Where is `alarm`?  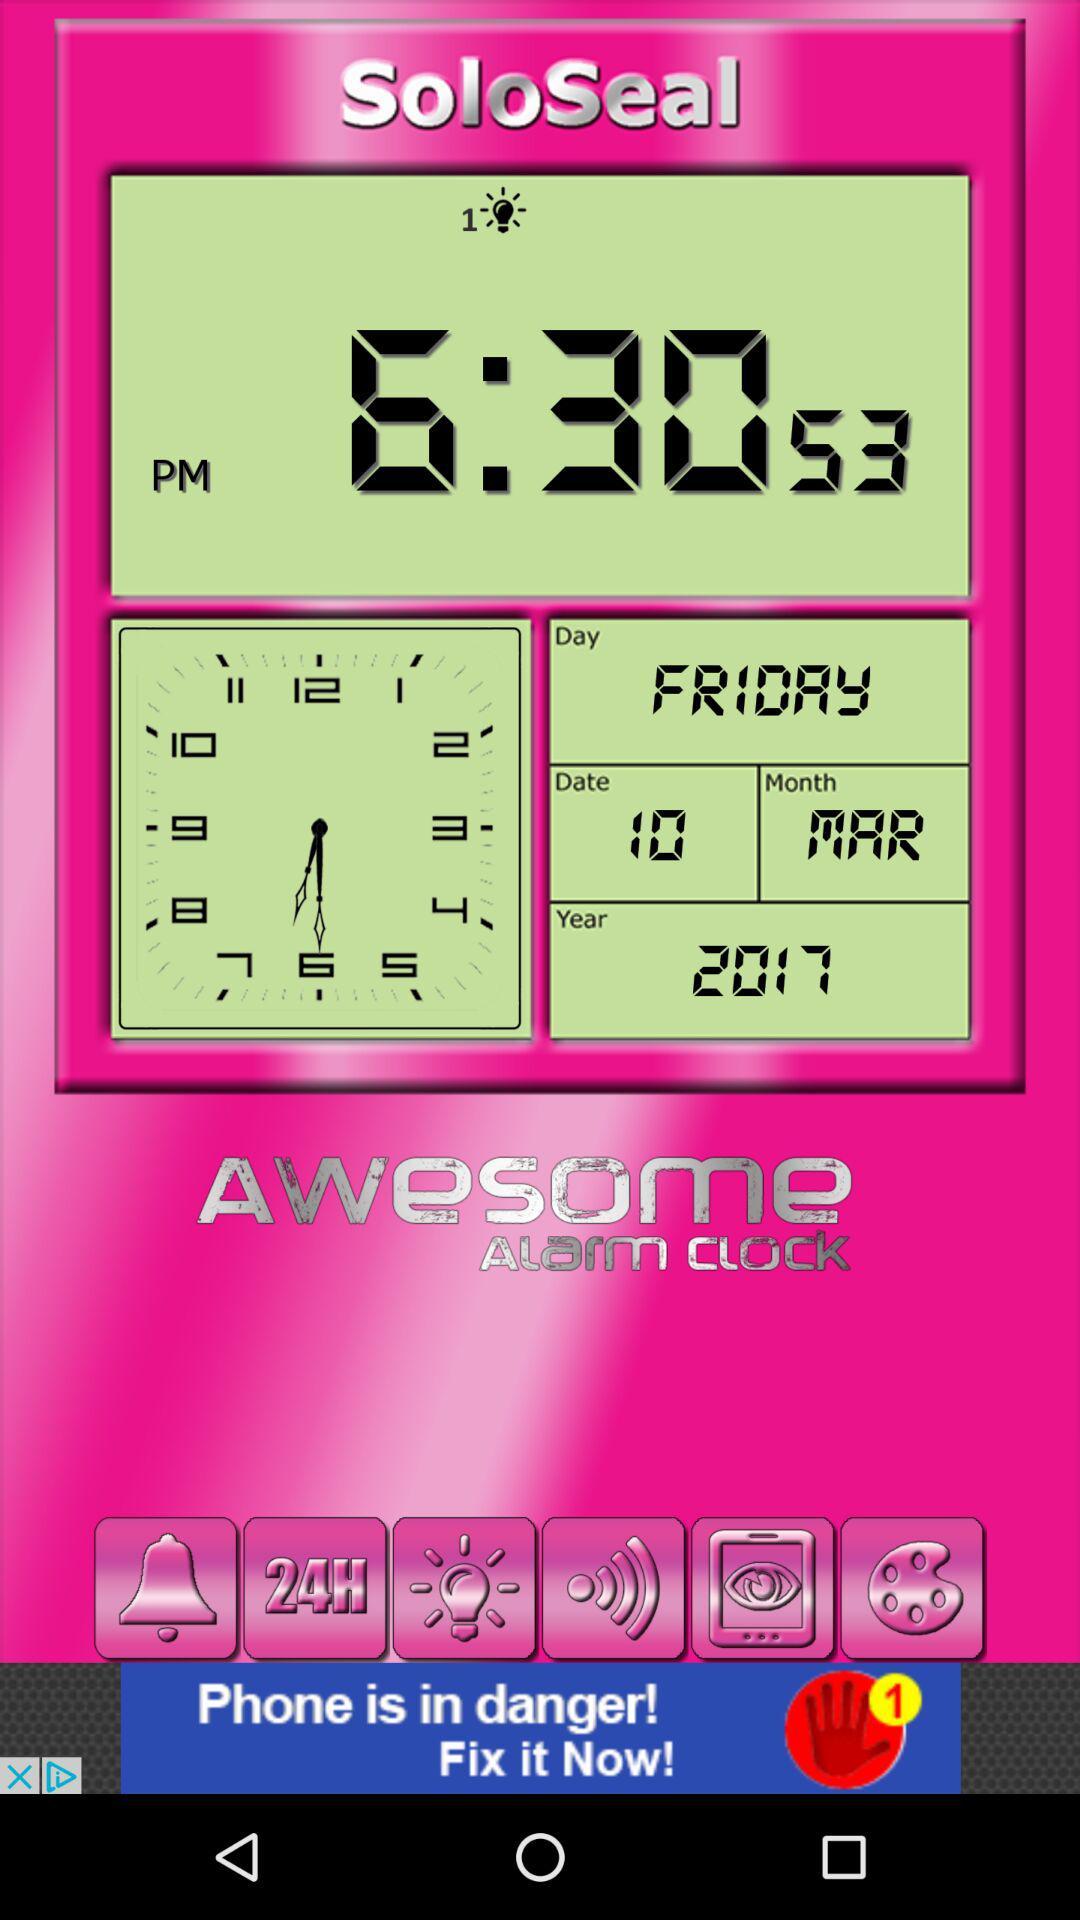
alarm is located at coordinates (165, 1587).